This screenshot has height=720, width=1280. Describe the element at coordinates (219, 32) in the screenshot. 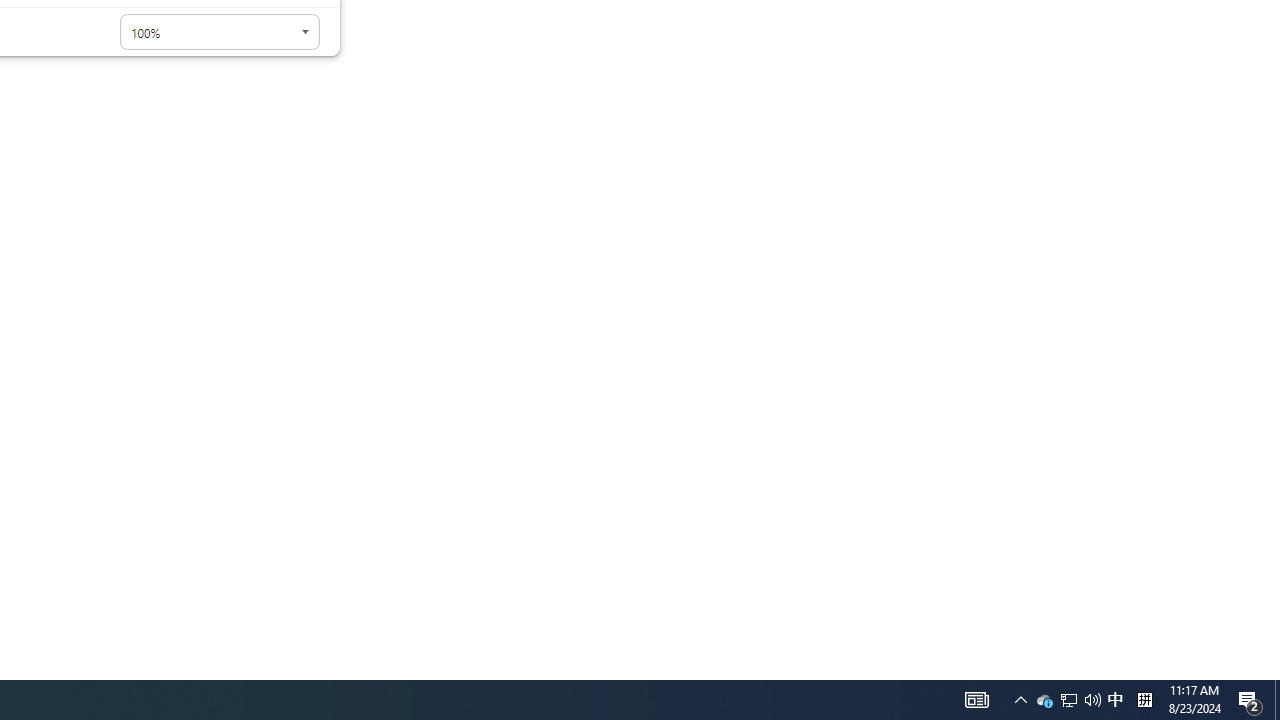

I see `'Page zoom'` at that location.